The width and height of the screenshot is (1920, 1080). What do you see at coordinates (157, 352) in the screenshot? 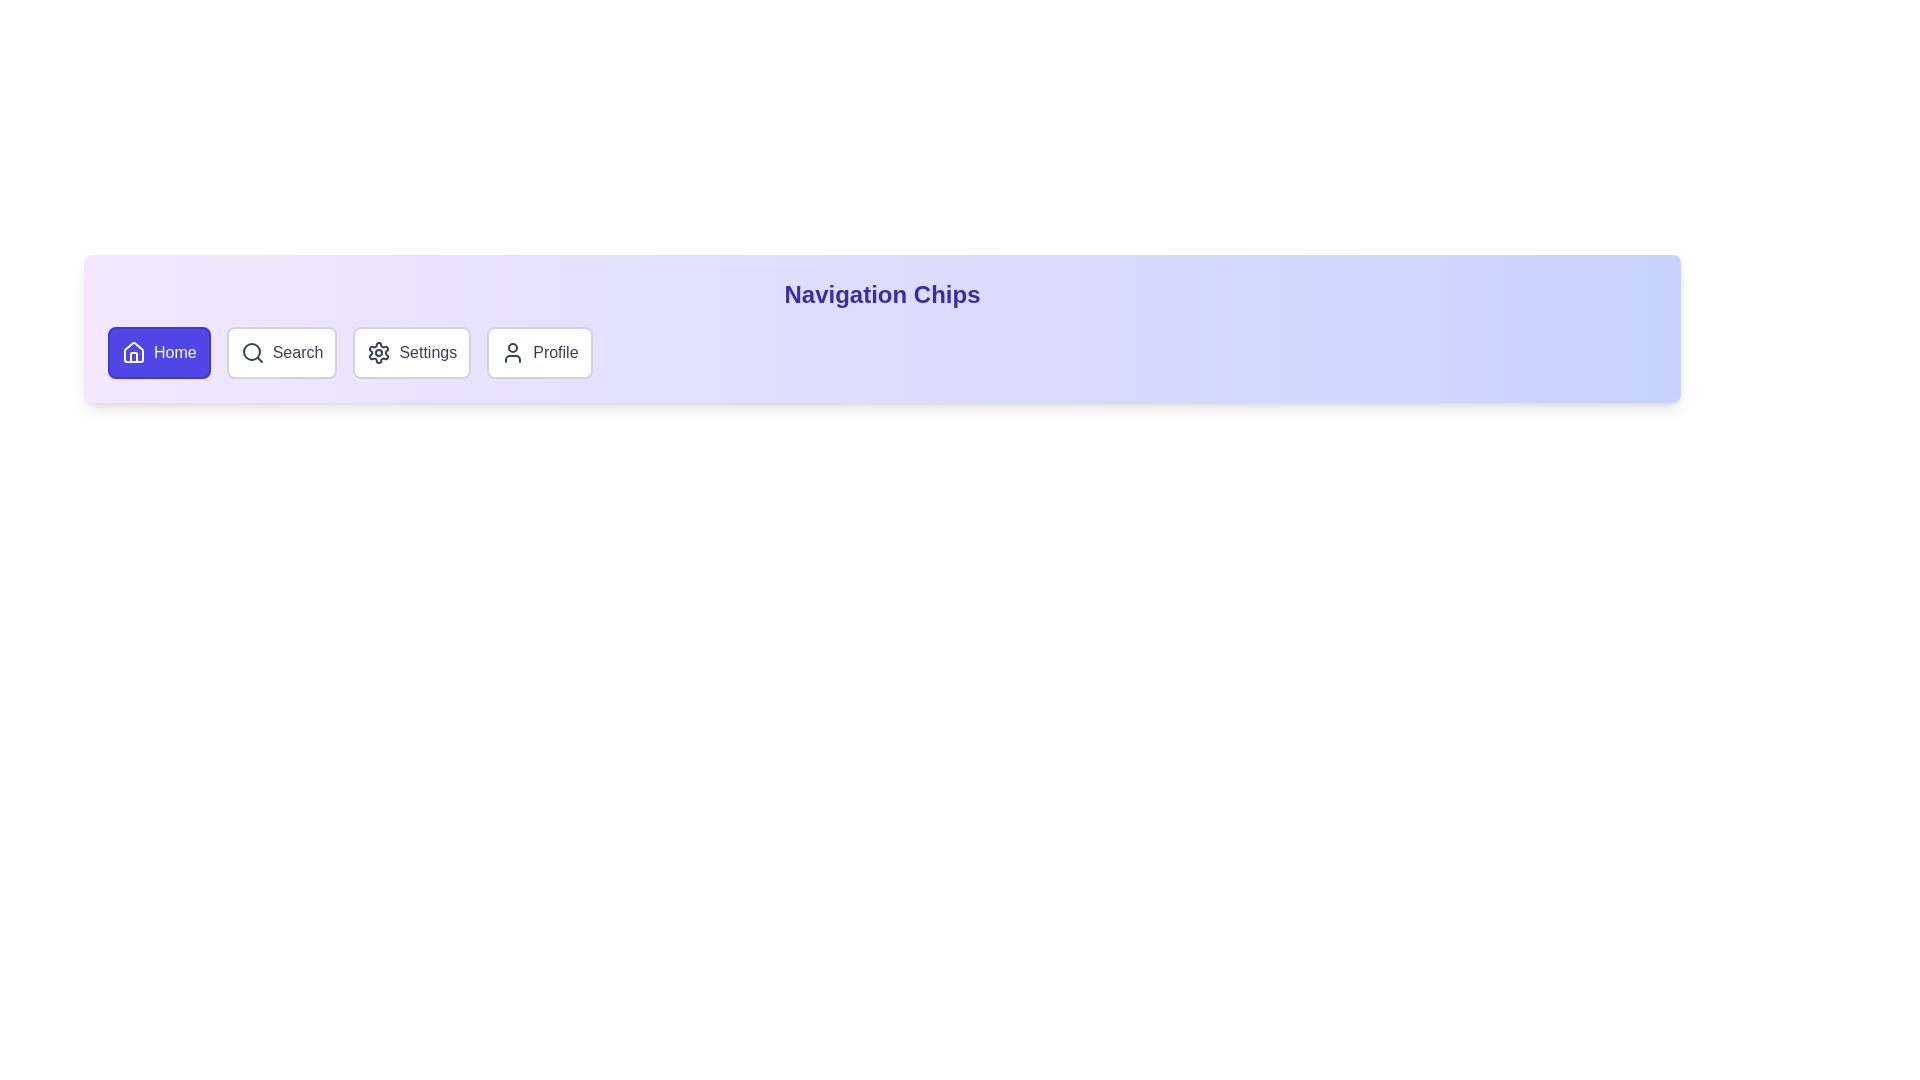
I see `the Home chip to navigate to its corresponding section` at bounding box center [157, 352].